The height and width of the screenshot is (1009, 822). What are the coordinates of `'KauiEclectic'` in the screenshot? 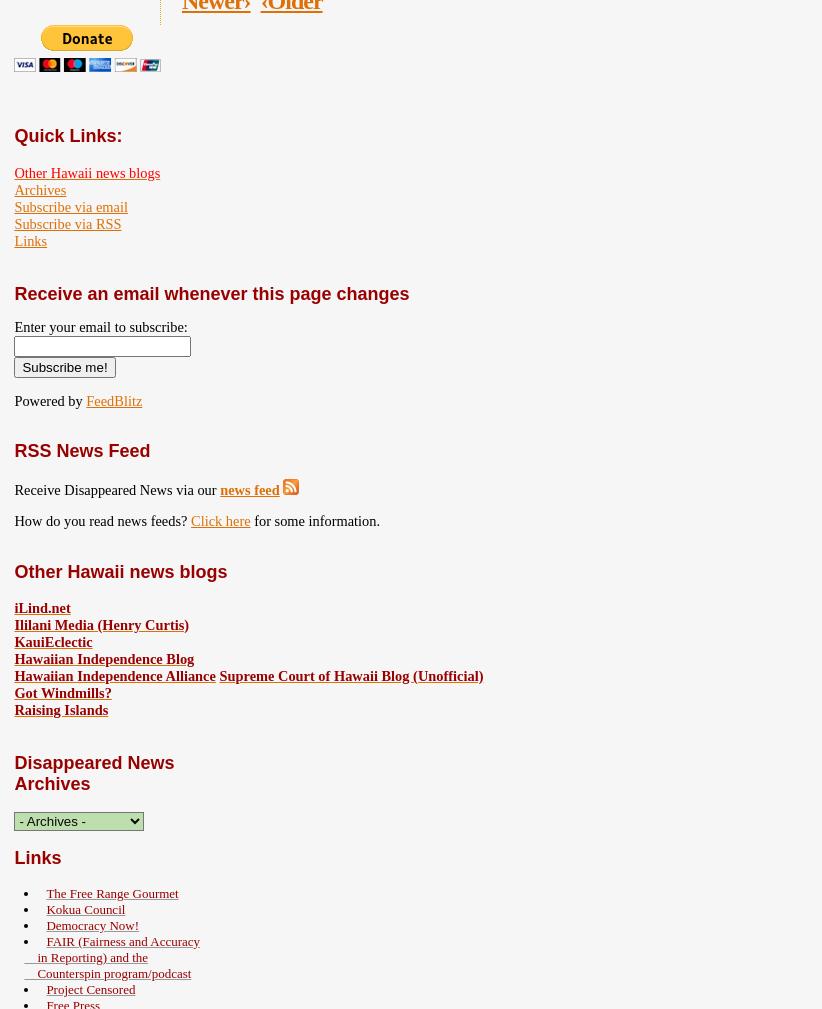 It's located at (53, 641).